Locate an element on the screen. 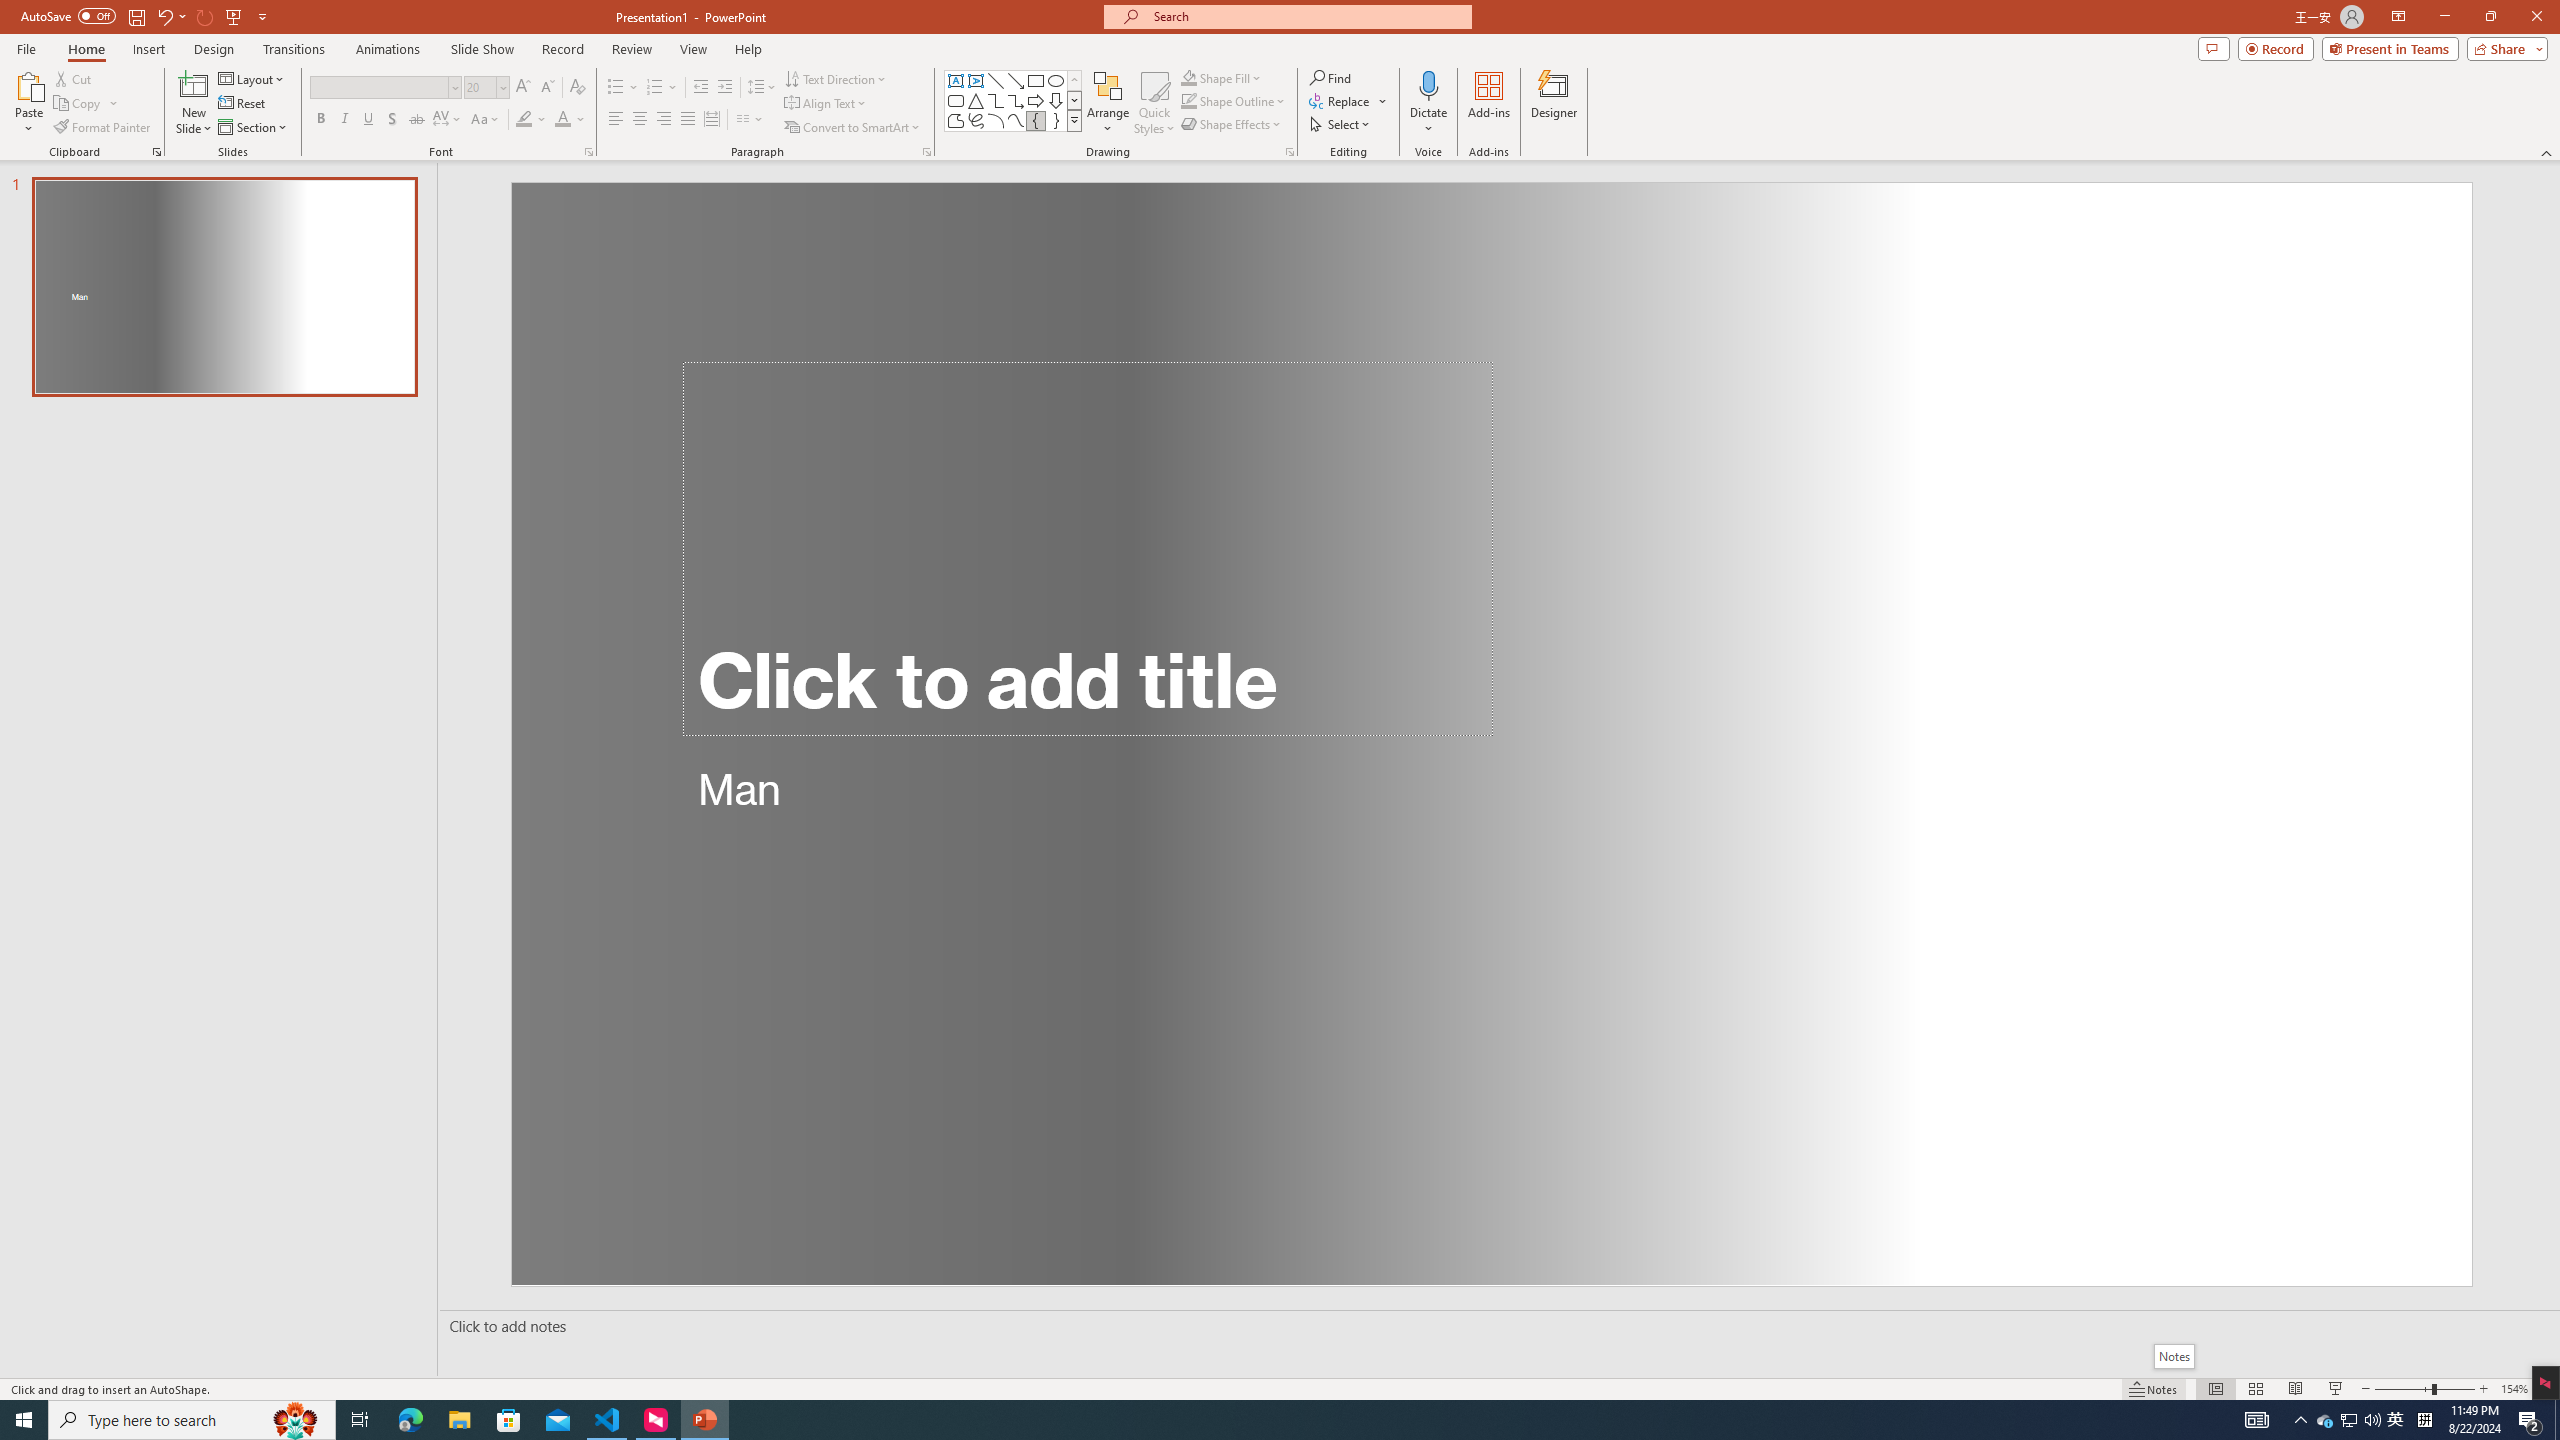 The image size is (2560, 1440). 'Format Object...' is located at coordinates (1289, 150).